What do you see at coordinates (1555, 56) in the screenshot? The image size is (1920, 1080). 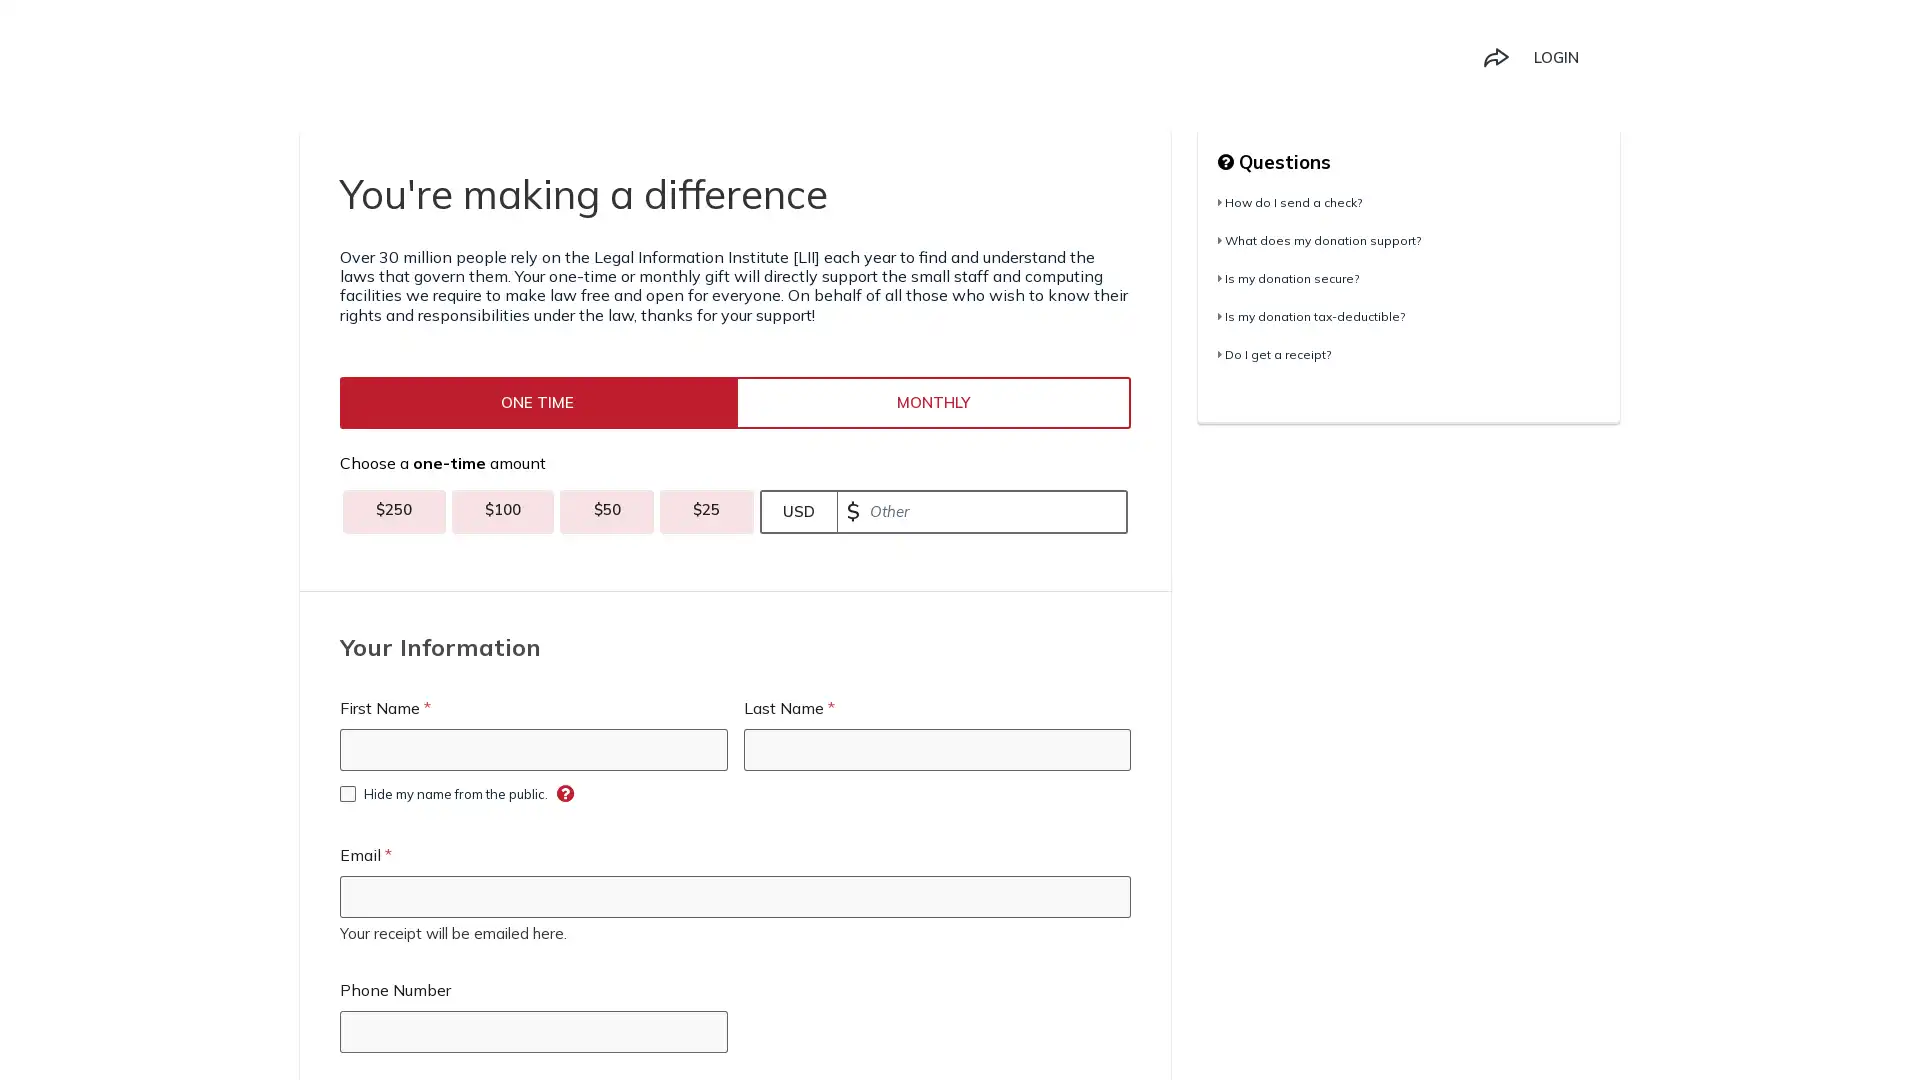 I see `LOGIN` at bounding box center [1555, 56].